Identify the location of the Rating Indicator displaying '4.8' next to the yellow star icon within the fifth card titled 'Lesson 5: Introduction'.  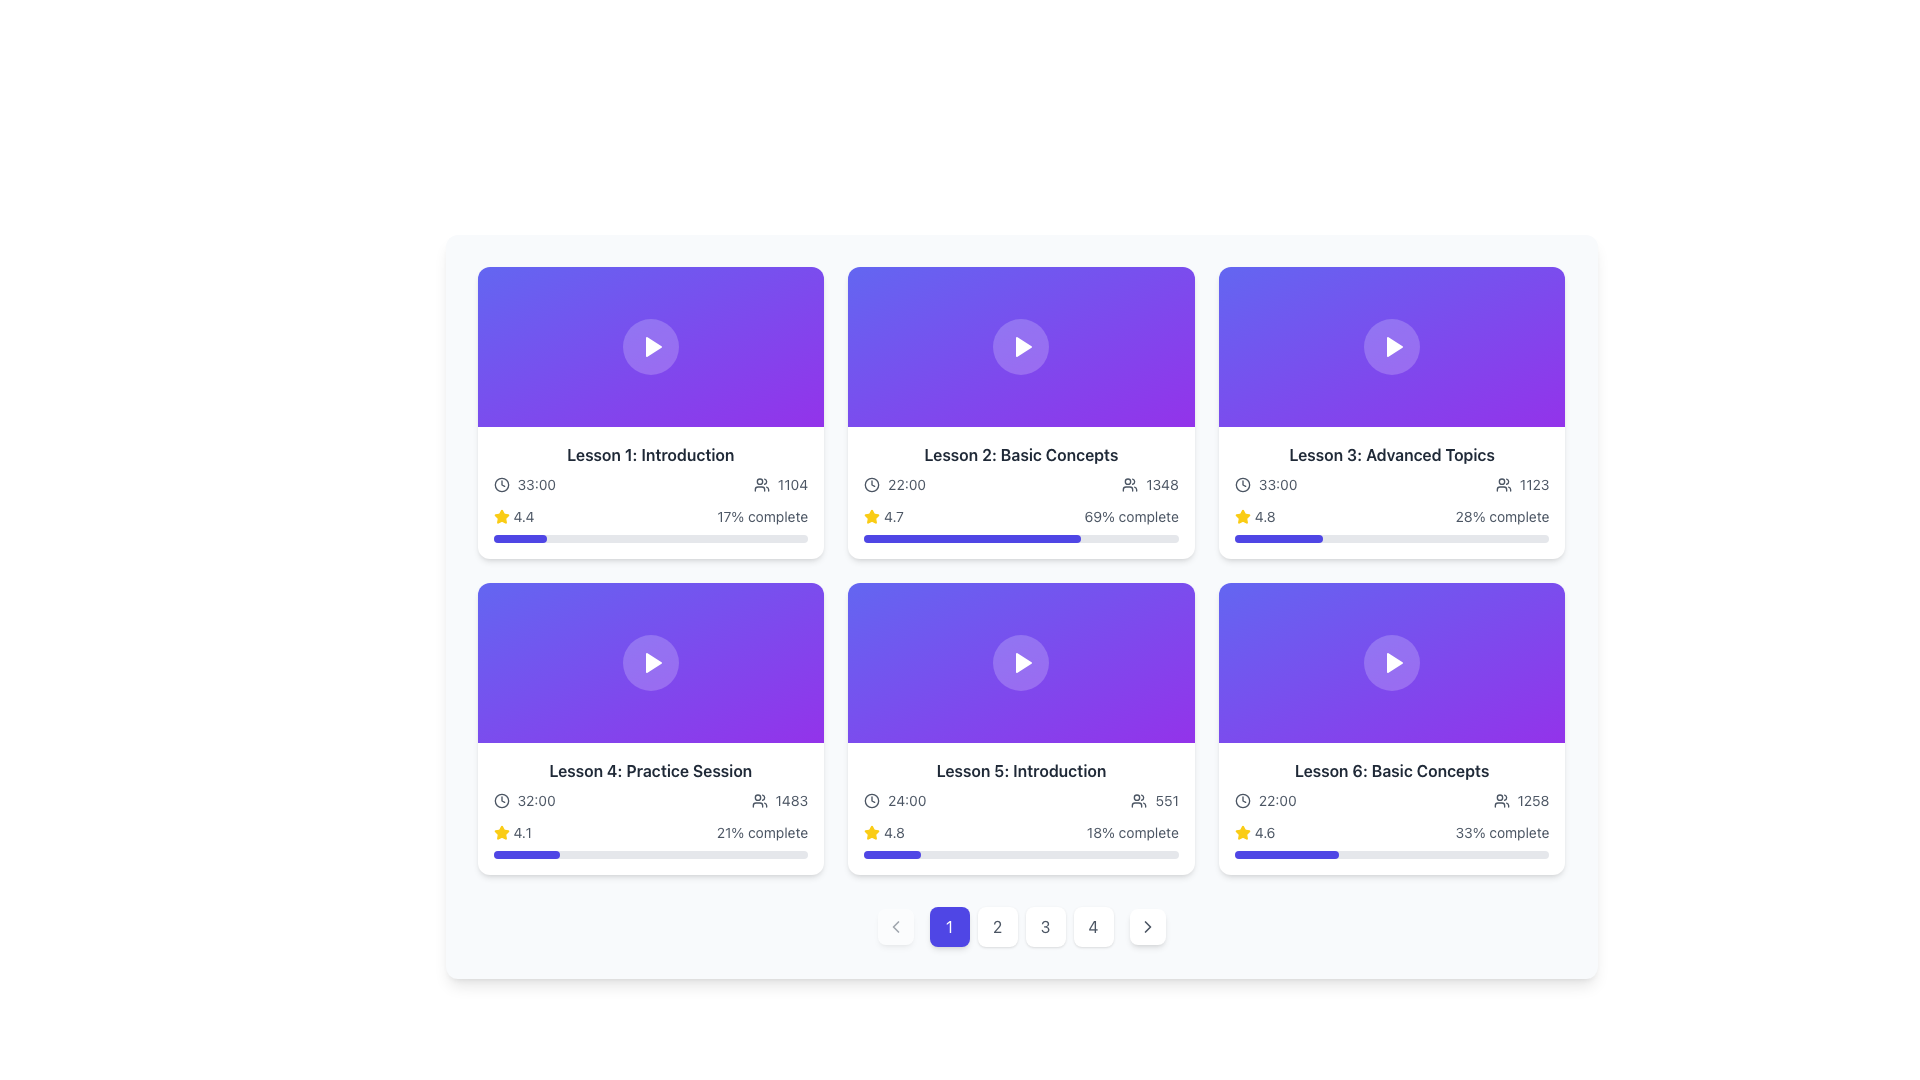
(883, 833).